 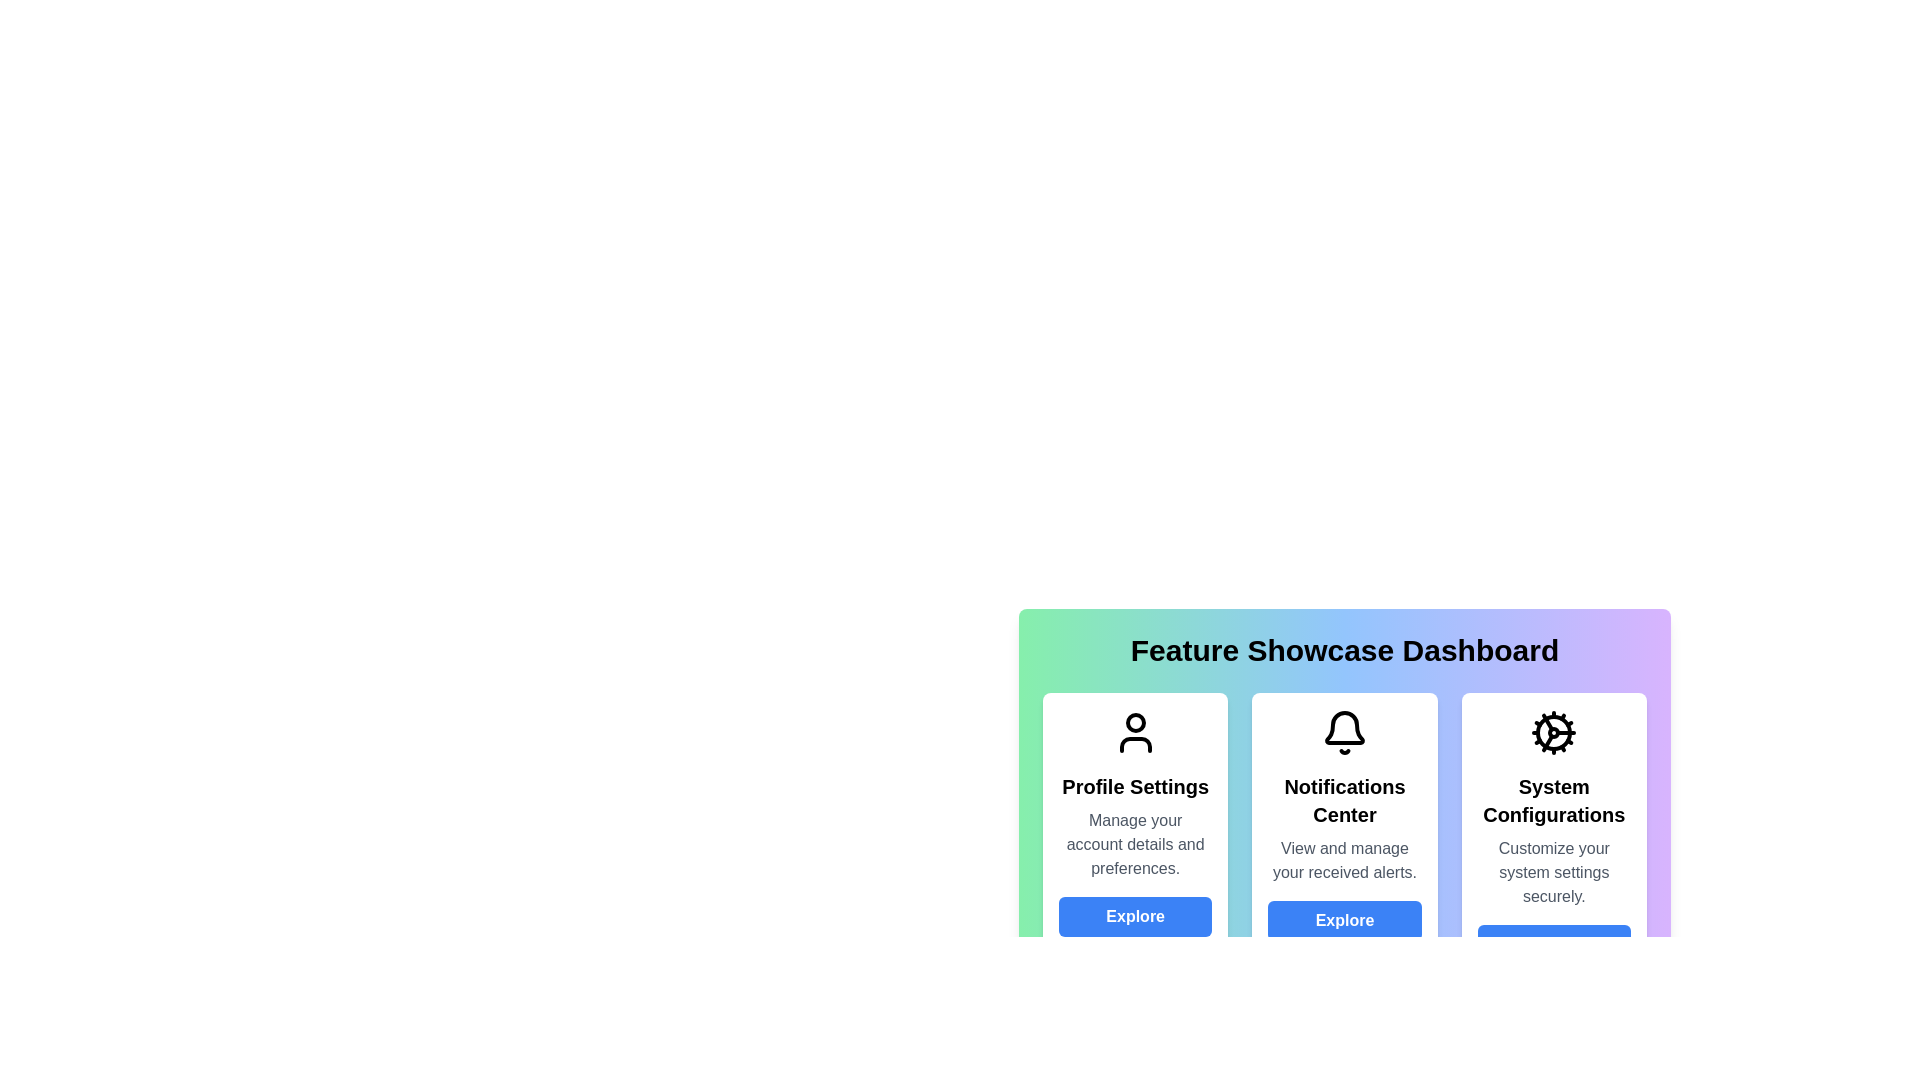 What do you see at coordinates (1135, 722) in the screenshot?
I see `the SVG circle representing the user profile or avatar located at the top of the 'Profile Settings' card on the Feature Showcase Dashboard` at bounding box center [1135, 722].